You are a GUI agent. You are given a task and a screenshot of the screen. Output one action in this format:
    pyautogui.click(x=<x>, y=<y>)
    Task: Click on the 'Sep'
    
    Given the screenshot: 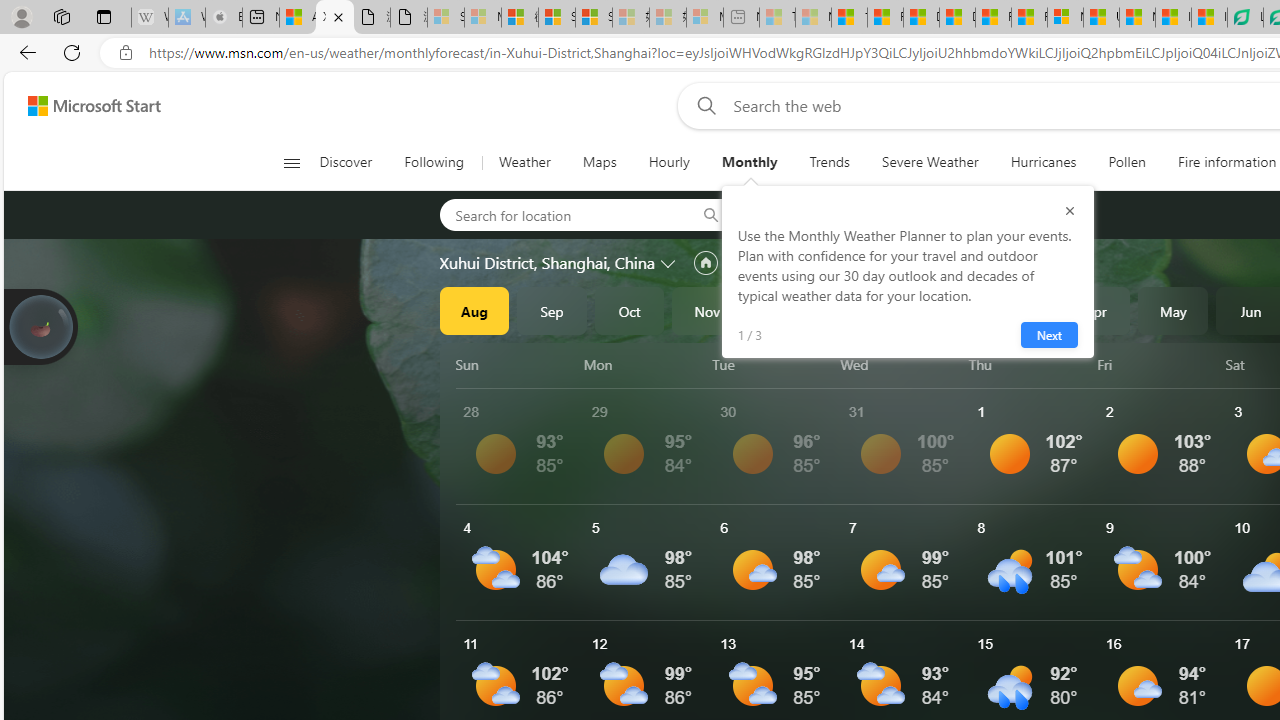 What is the action you would take?
    pyautogui.click(x=552, y=311)
    